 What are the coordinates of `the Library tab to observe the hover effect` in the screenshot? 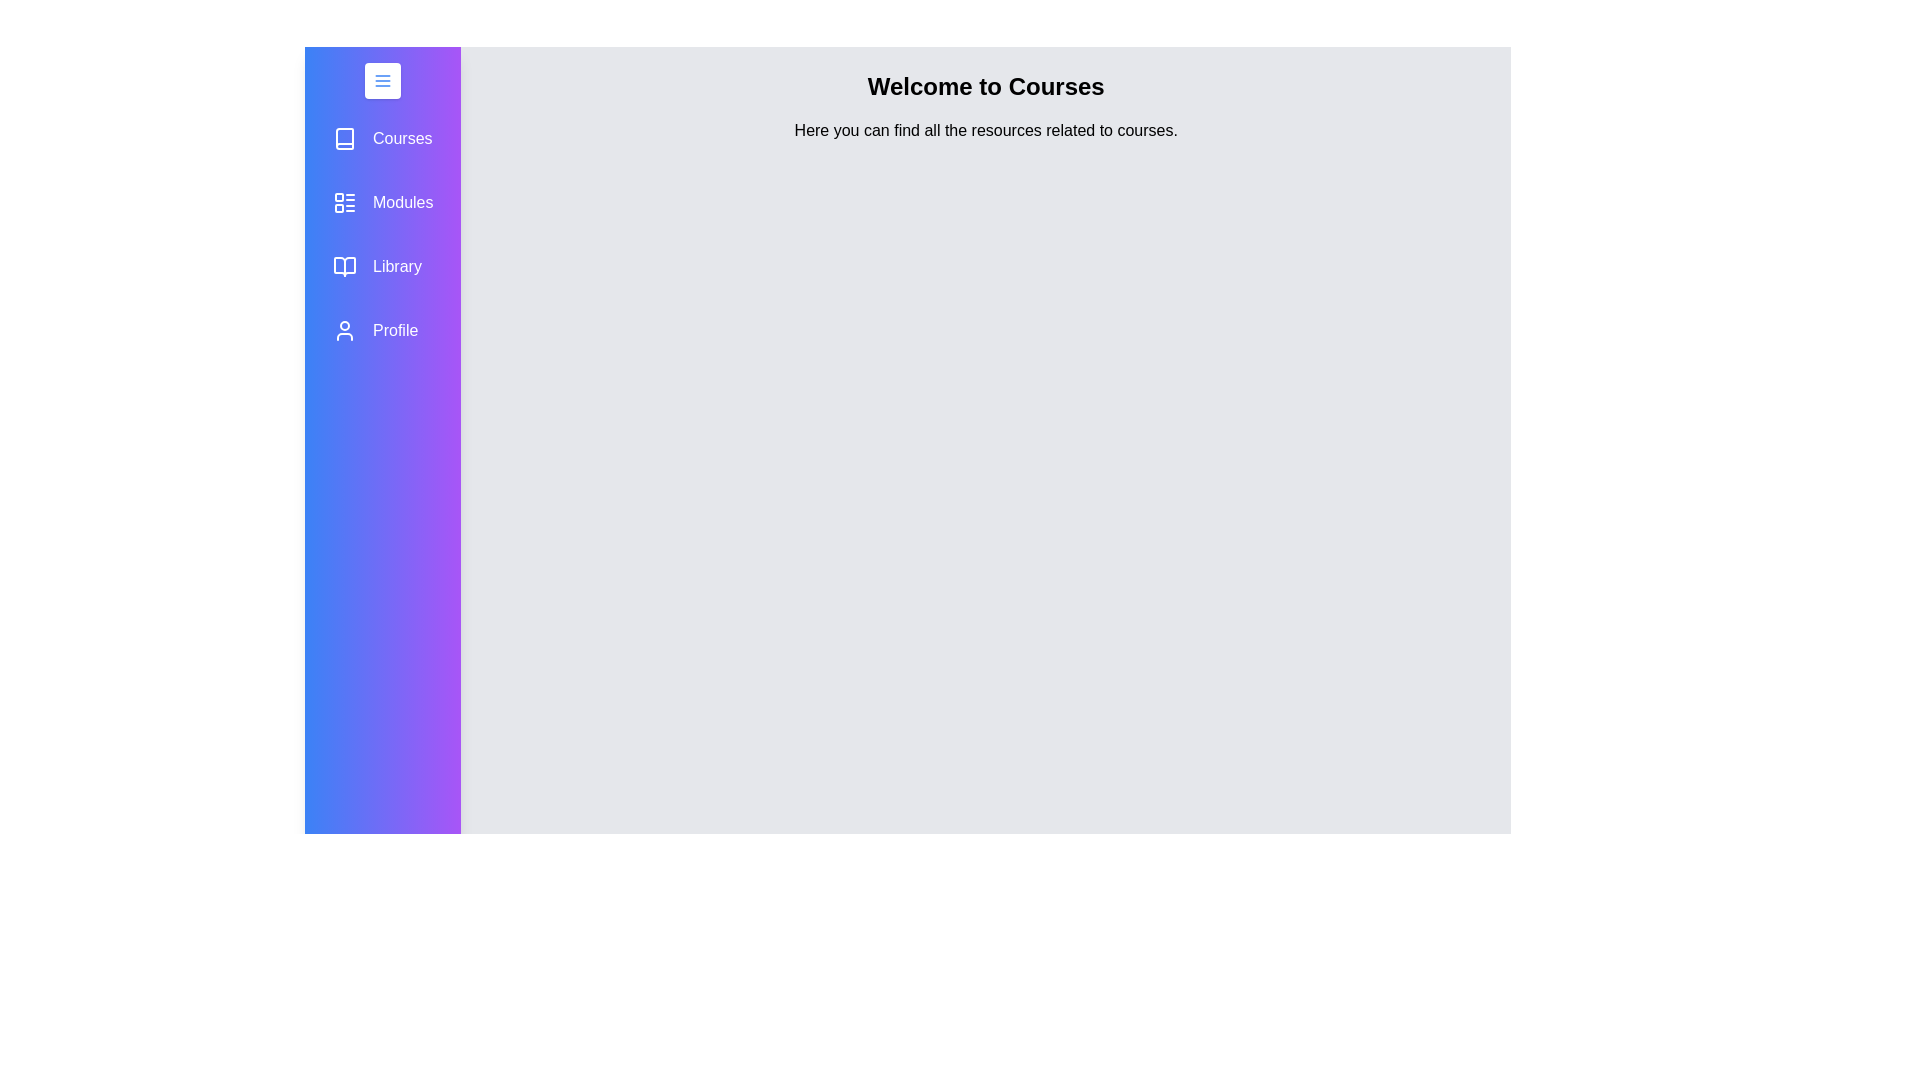 It's located at (383, 265).